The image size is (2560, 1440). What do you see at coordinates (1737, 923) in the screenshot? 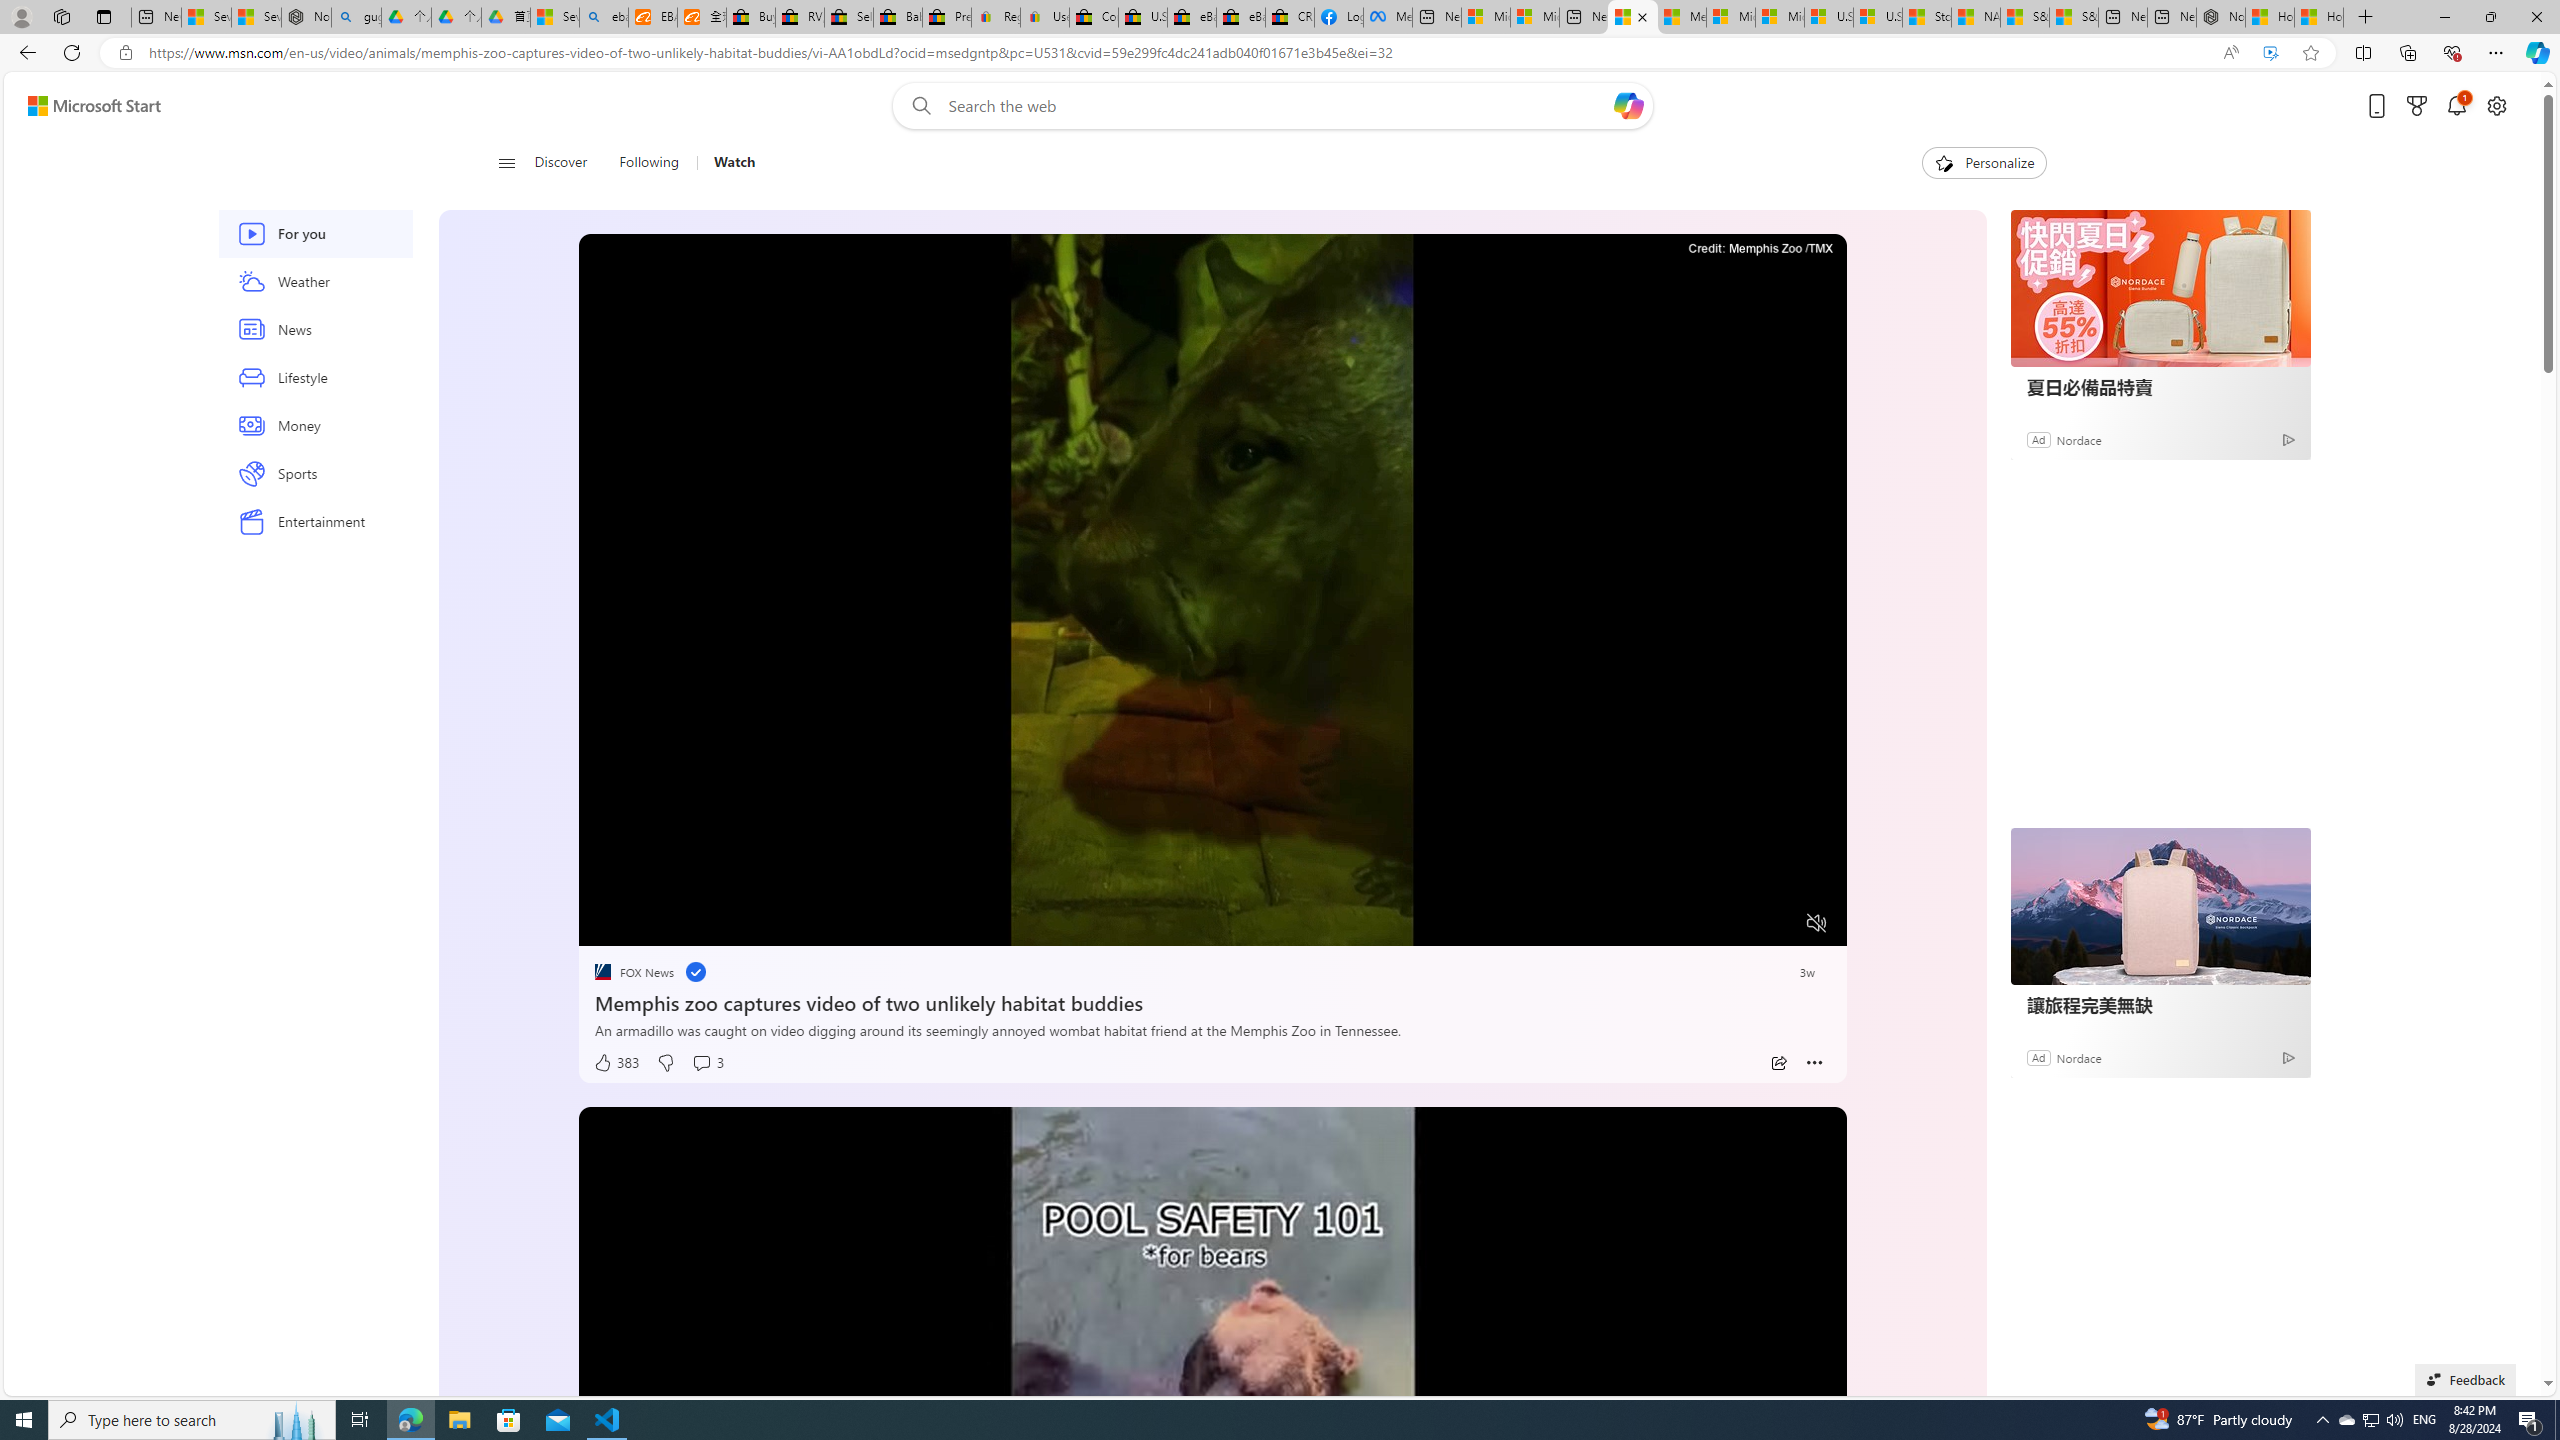
I see `'Captions'` at bounding box center [1737, 923].